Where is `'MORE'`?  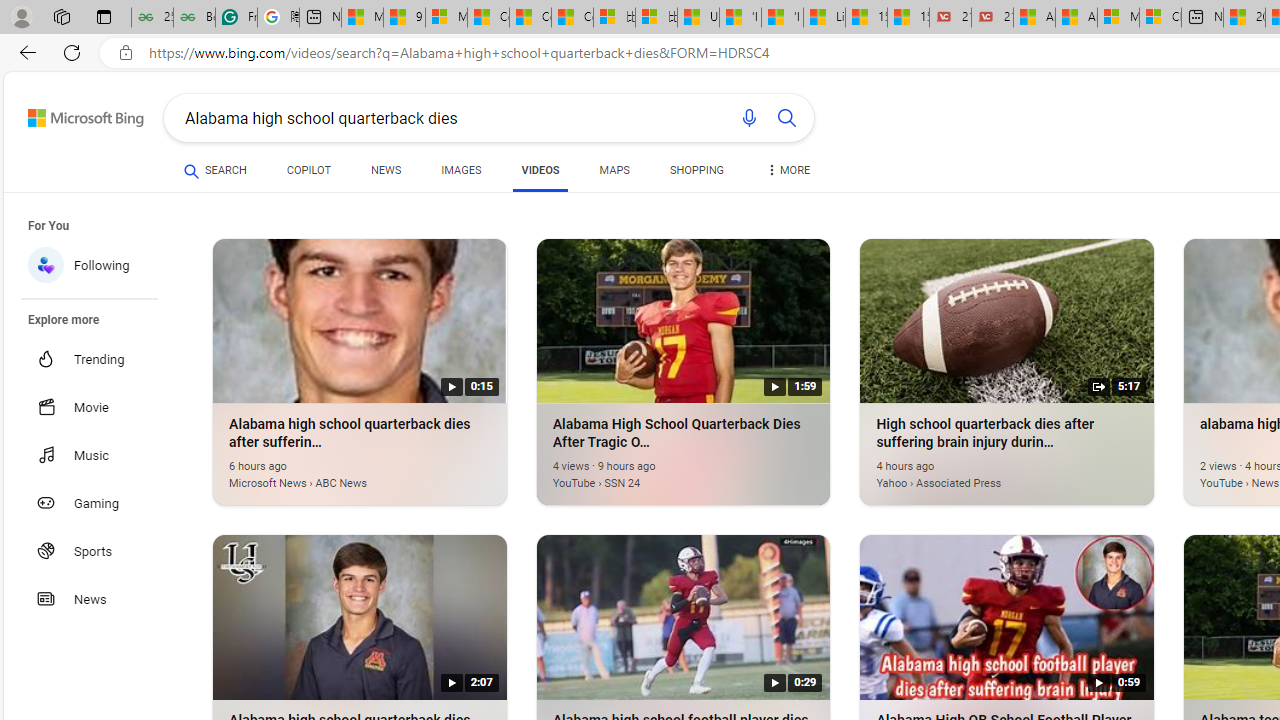
'MORE' is located at coordinates (786, 172).